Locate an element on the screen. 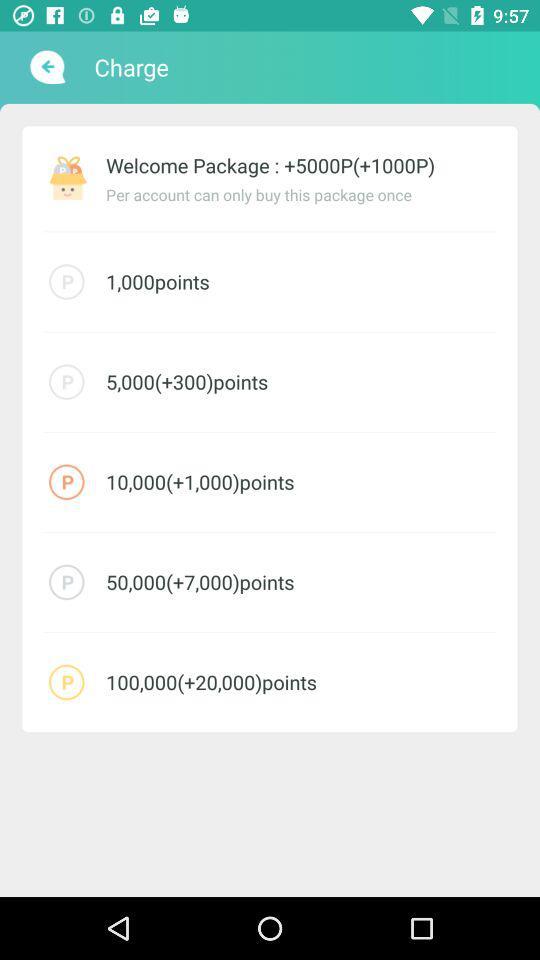 This screenshot has width=540, height=960. the icon which is above red icon is located at coordinates (66, 381).